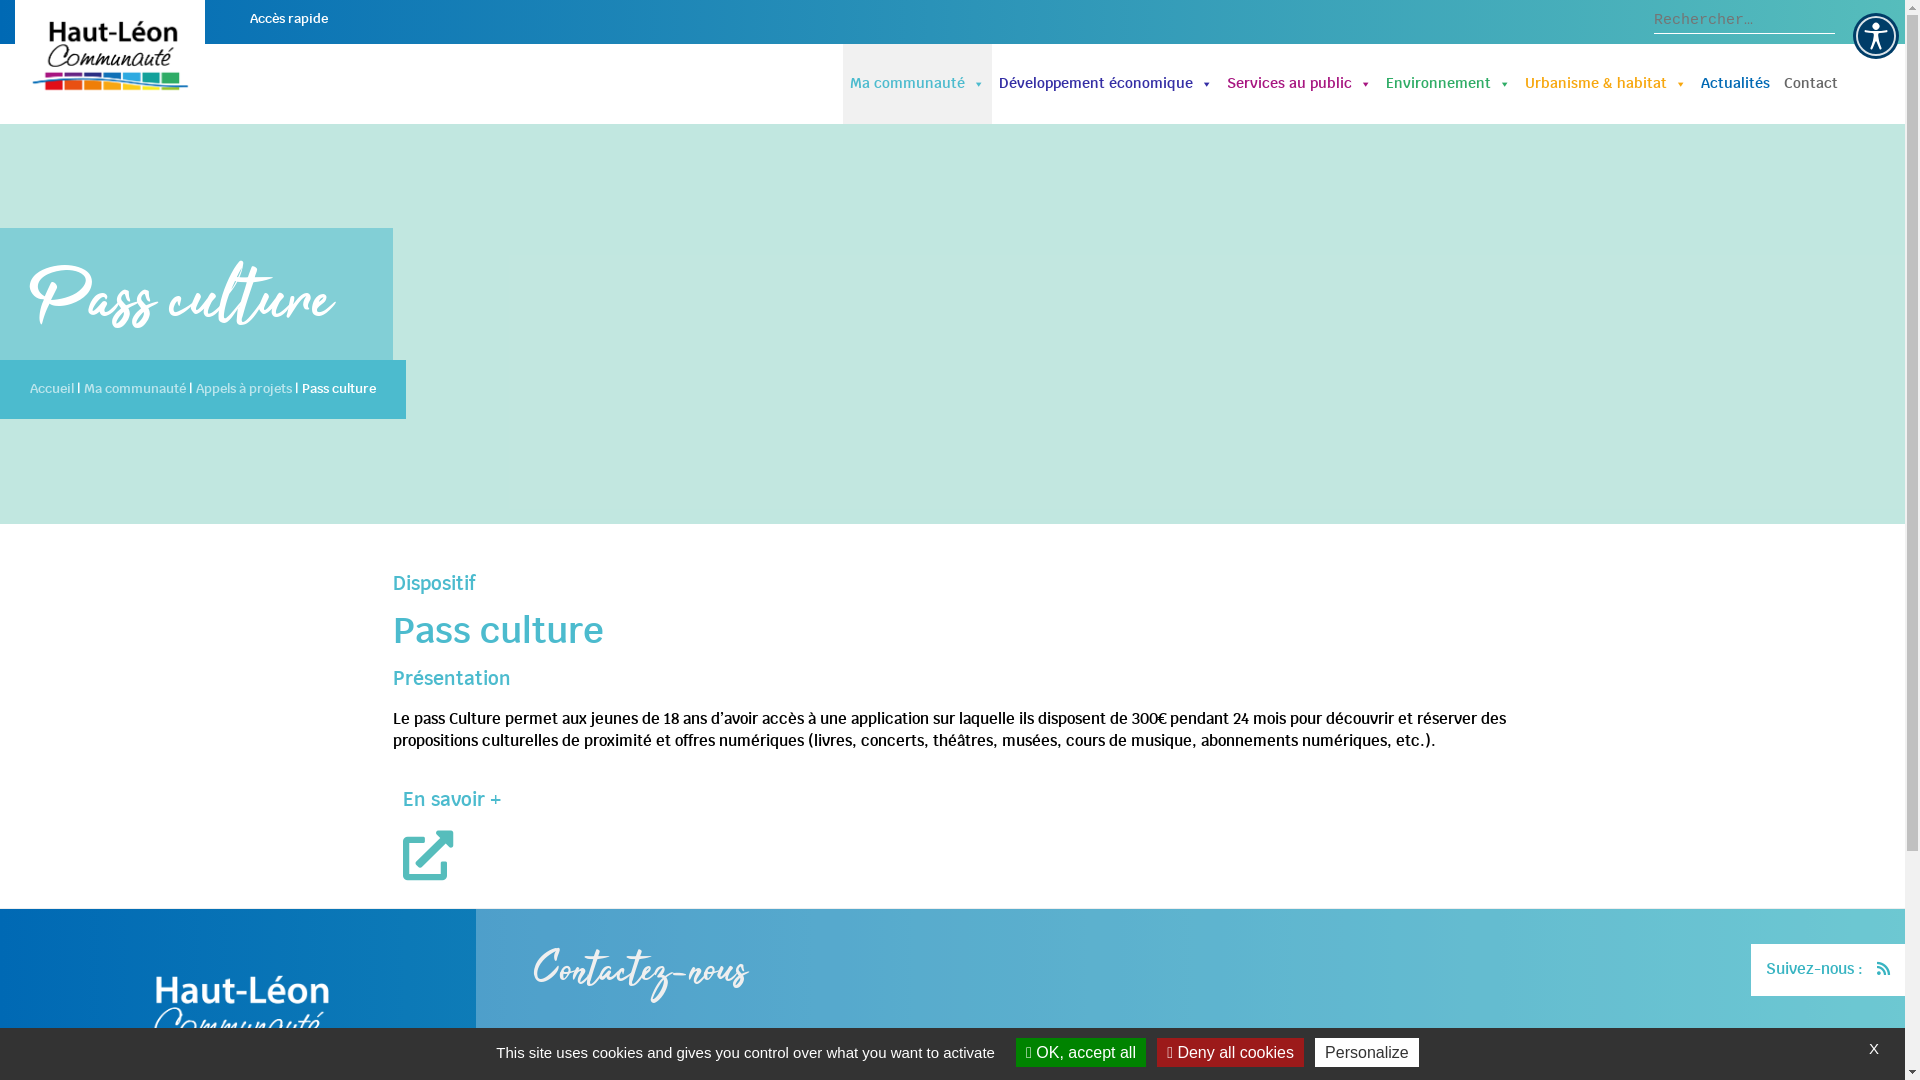 Image resolution: width=1920 pixels, height=1080 pixels. Describe the element at coordinates (1156, 1051) in the screenshot. I see `'Deny all cookies'` at that location.